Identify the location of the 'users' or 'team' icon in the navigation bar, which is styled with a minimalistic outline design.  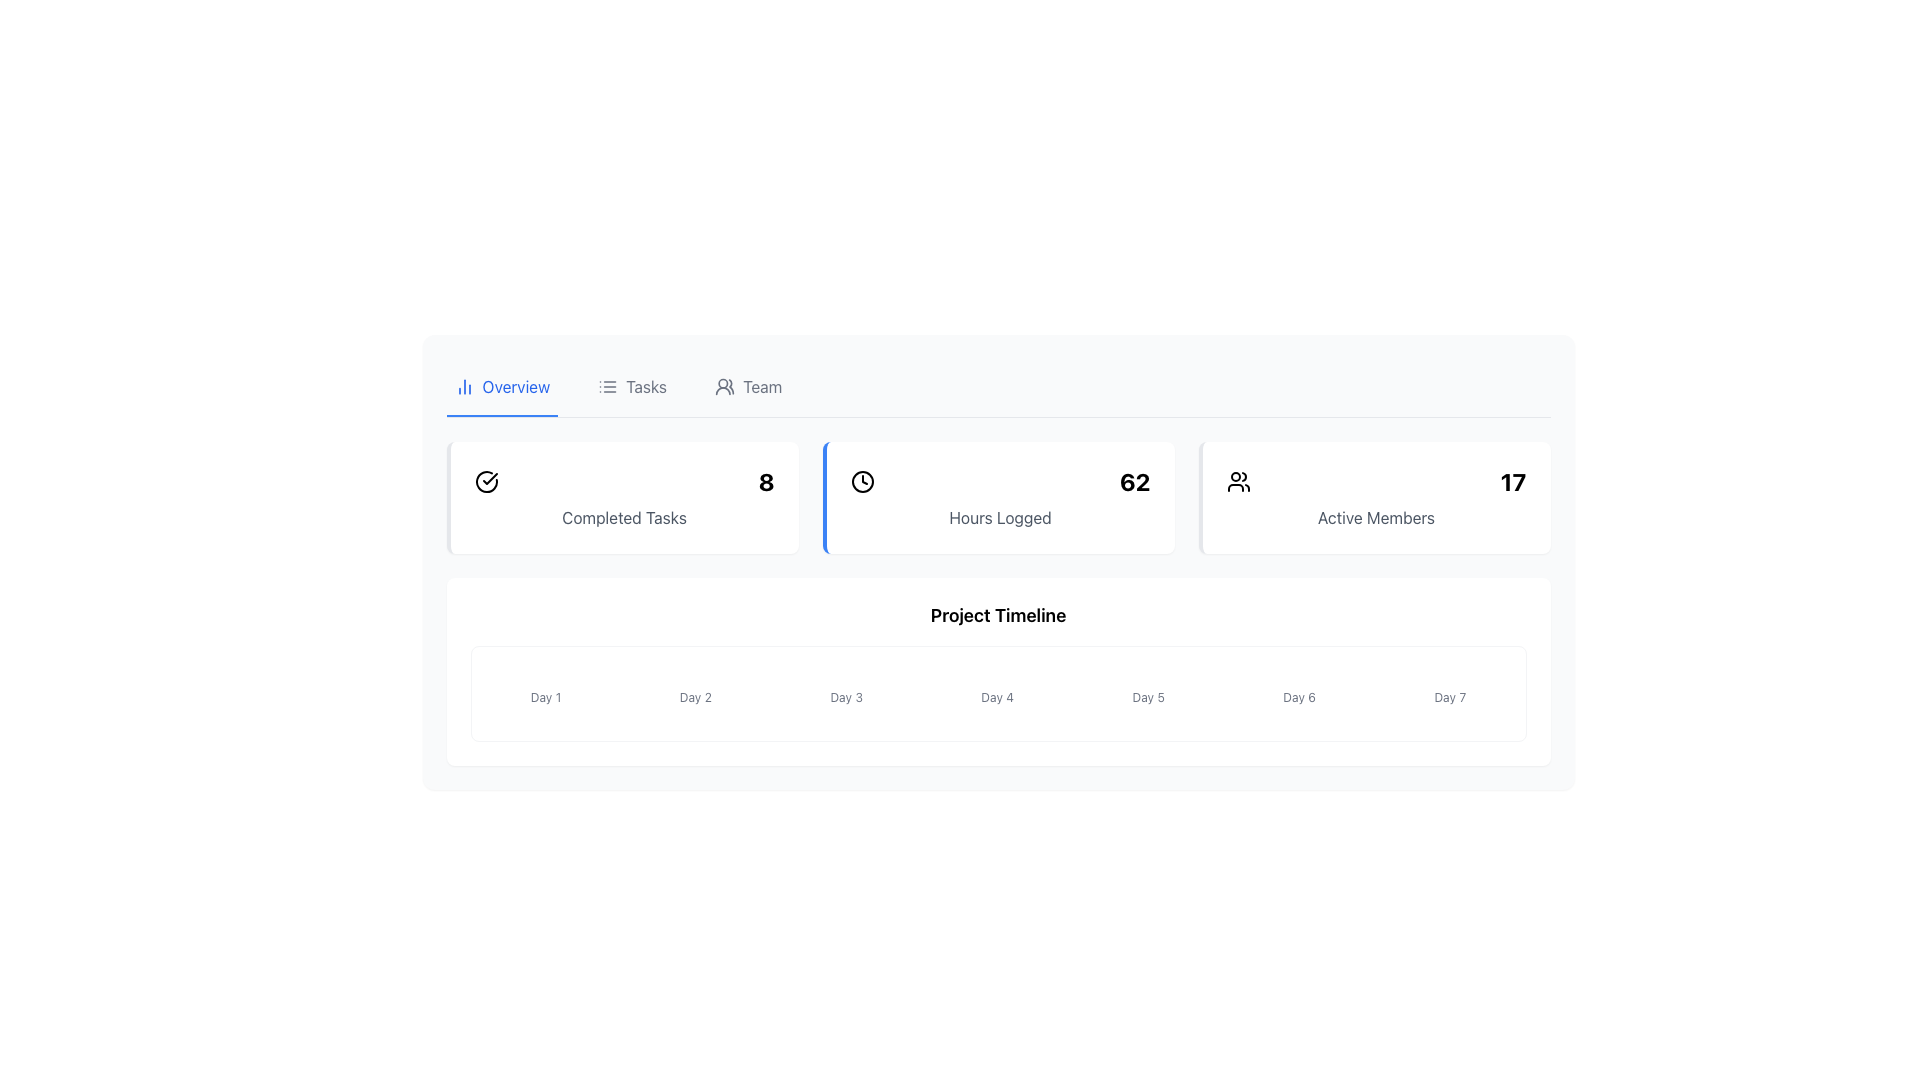
(723, 386).